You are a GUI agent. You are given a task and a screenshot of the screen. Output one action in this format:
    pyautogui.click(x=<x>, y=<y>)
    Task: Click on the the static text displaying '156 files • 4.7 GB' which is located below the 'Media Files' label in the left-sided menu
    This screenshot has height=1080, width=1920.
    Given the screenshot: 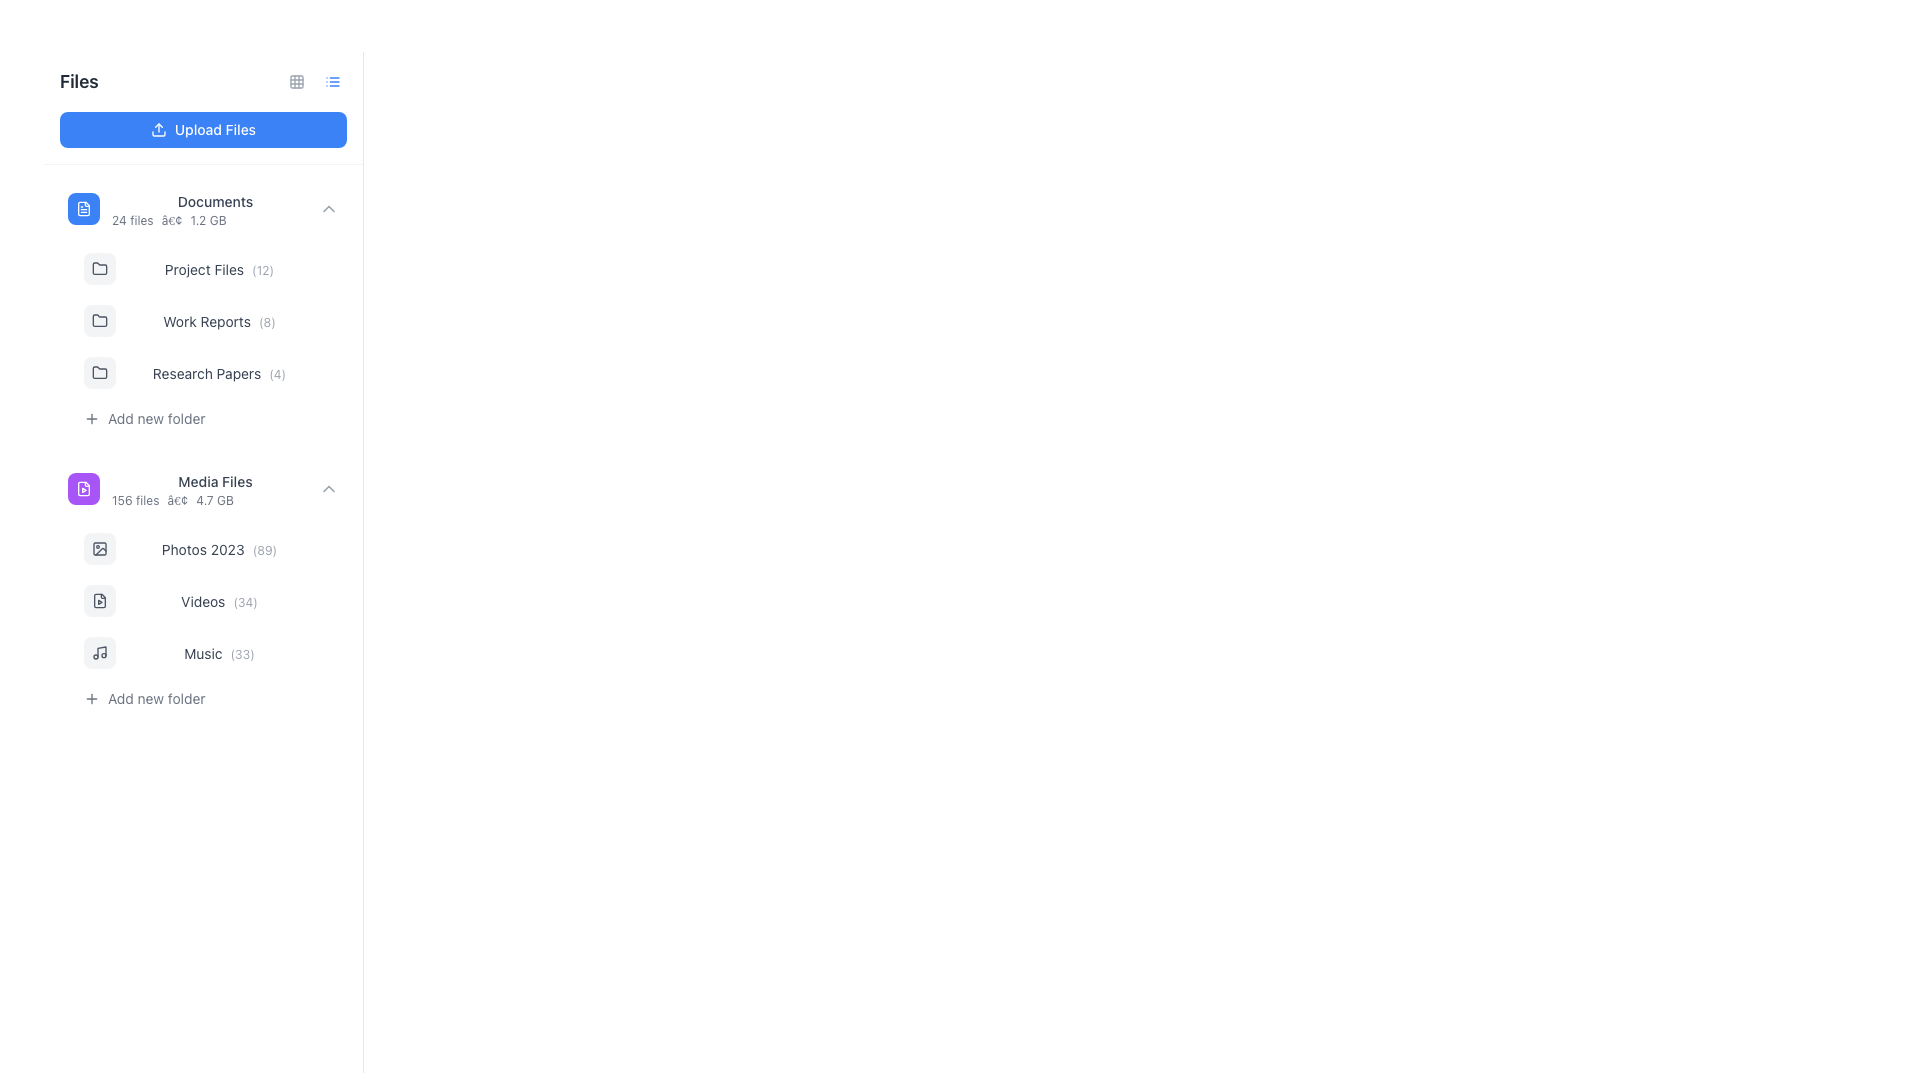 What is the action you would take?
    pyautogui.click(x=215, y=500)
    